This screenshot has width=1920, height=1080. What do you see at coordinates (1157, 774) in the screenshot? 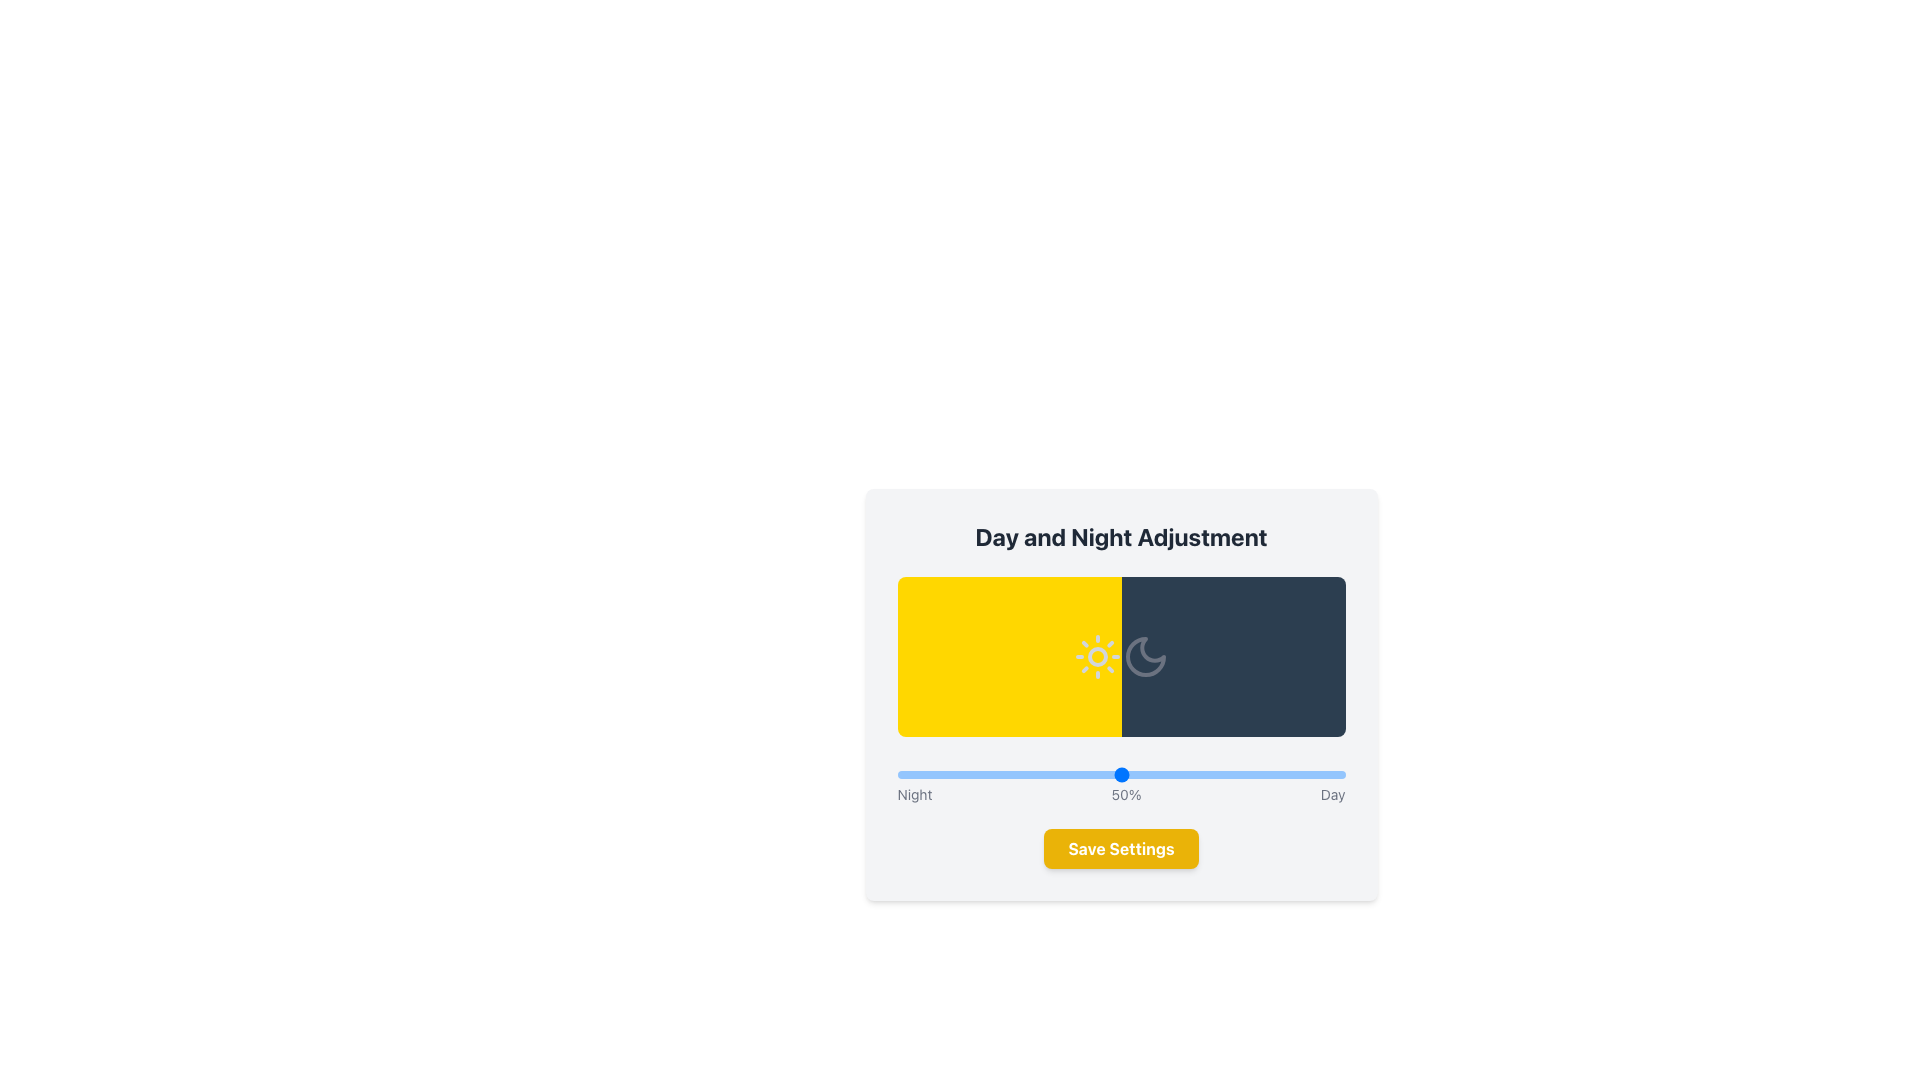
I see `the day-night adjustment` at bounding box center [1157, 774].